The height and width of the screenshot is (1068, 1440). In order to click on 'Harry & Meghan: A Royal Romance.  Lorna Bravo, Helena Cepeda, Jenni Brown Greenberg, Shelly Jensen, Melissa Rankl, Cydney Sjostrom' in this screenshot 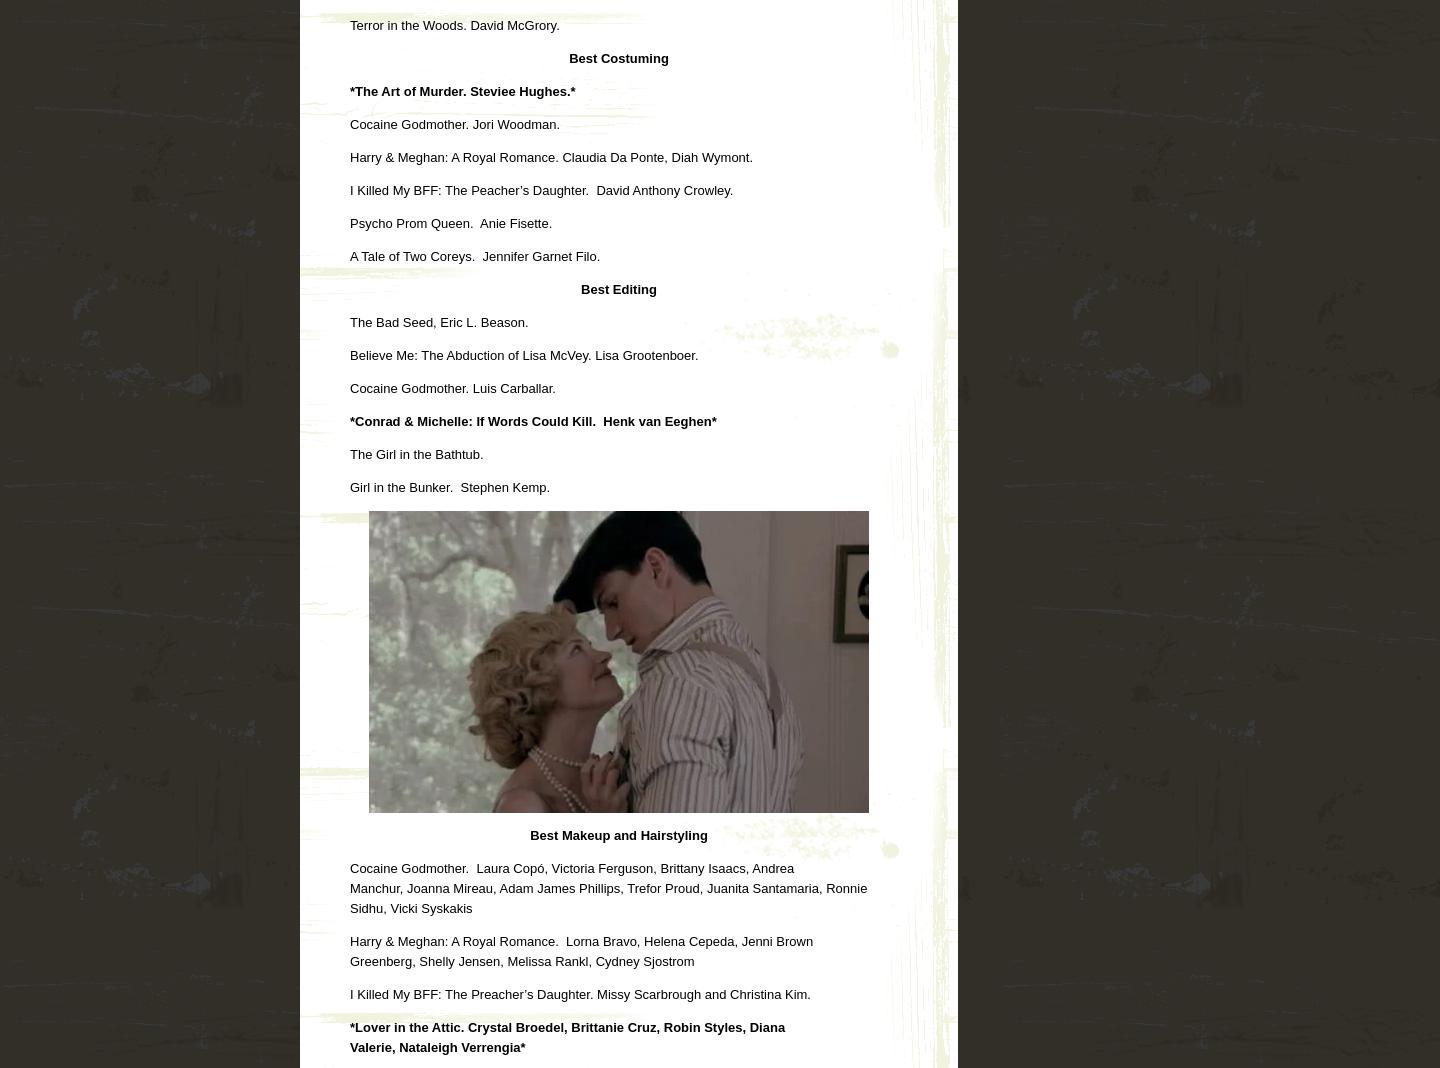, I will do `click(350, 950)`.